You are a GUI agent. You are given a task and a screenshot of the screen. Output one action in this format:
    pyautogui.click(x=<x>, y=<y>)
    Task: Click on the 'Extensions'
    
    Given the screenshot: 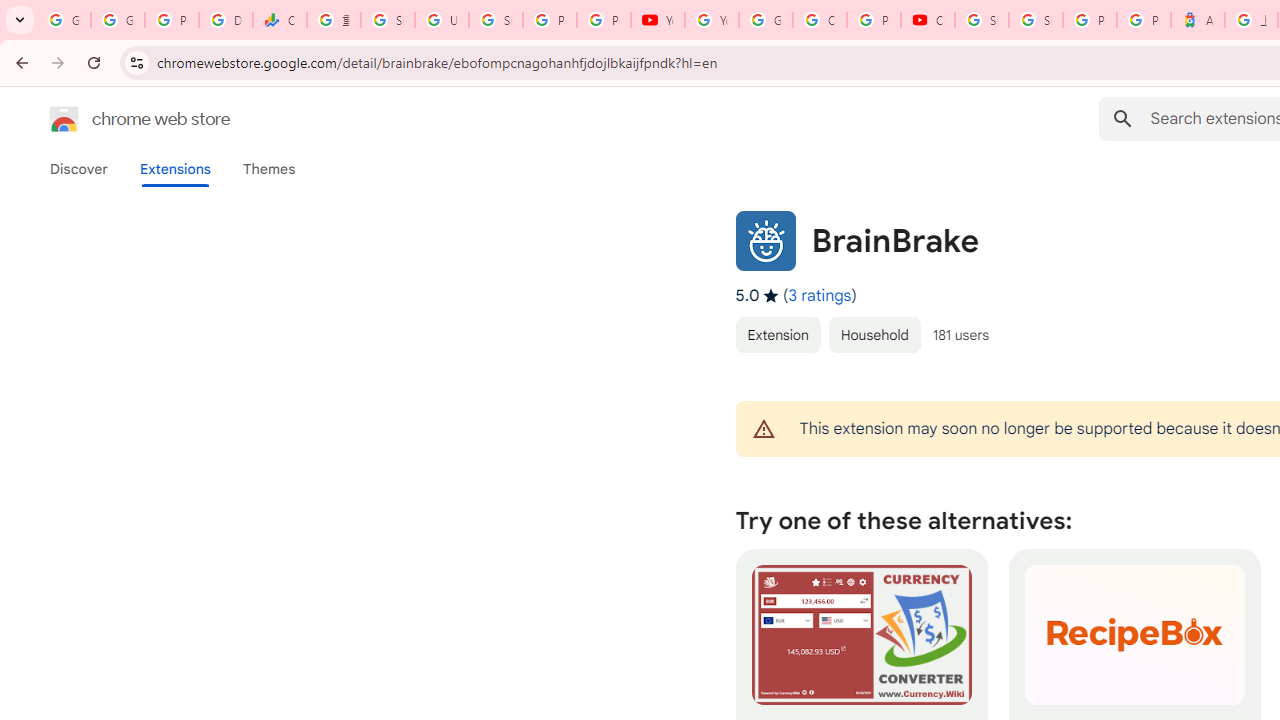 What is the action you would take?
    pyautogui.click(x=174, y=168)
    